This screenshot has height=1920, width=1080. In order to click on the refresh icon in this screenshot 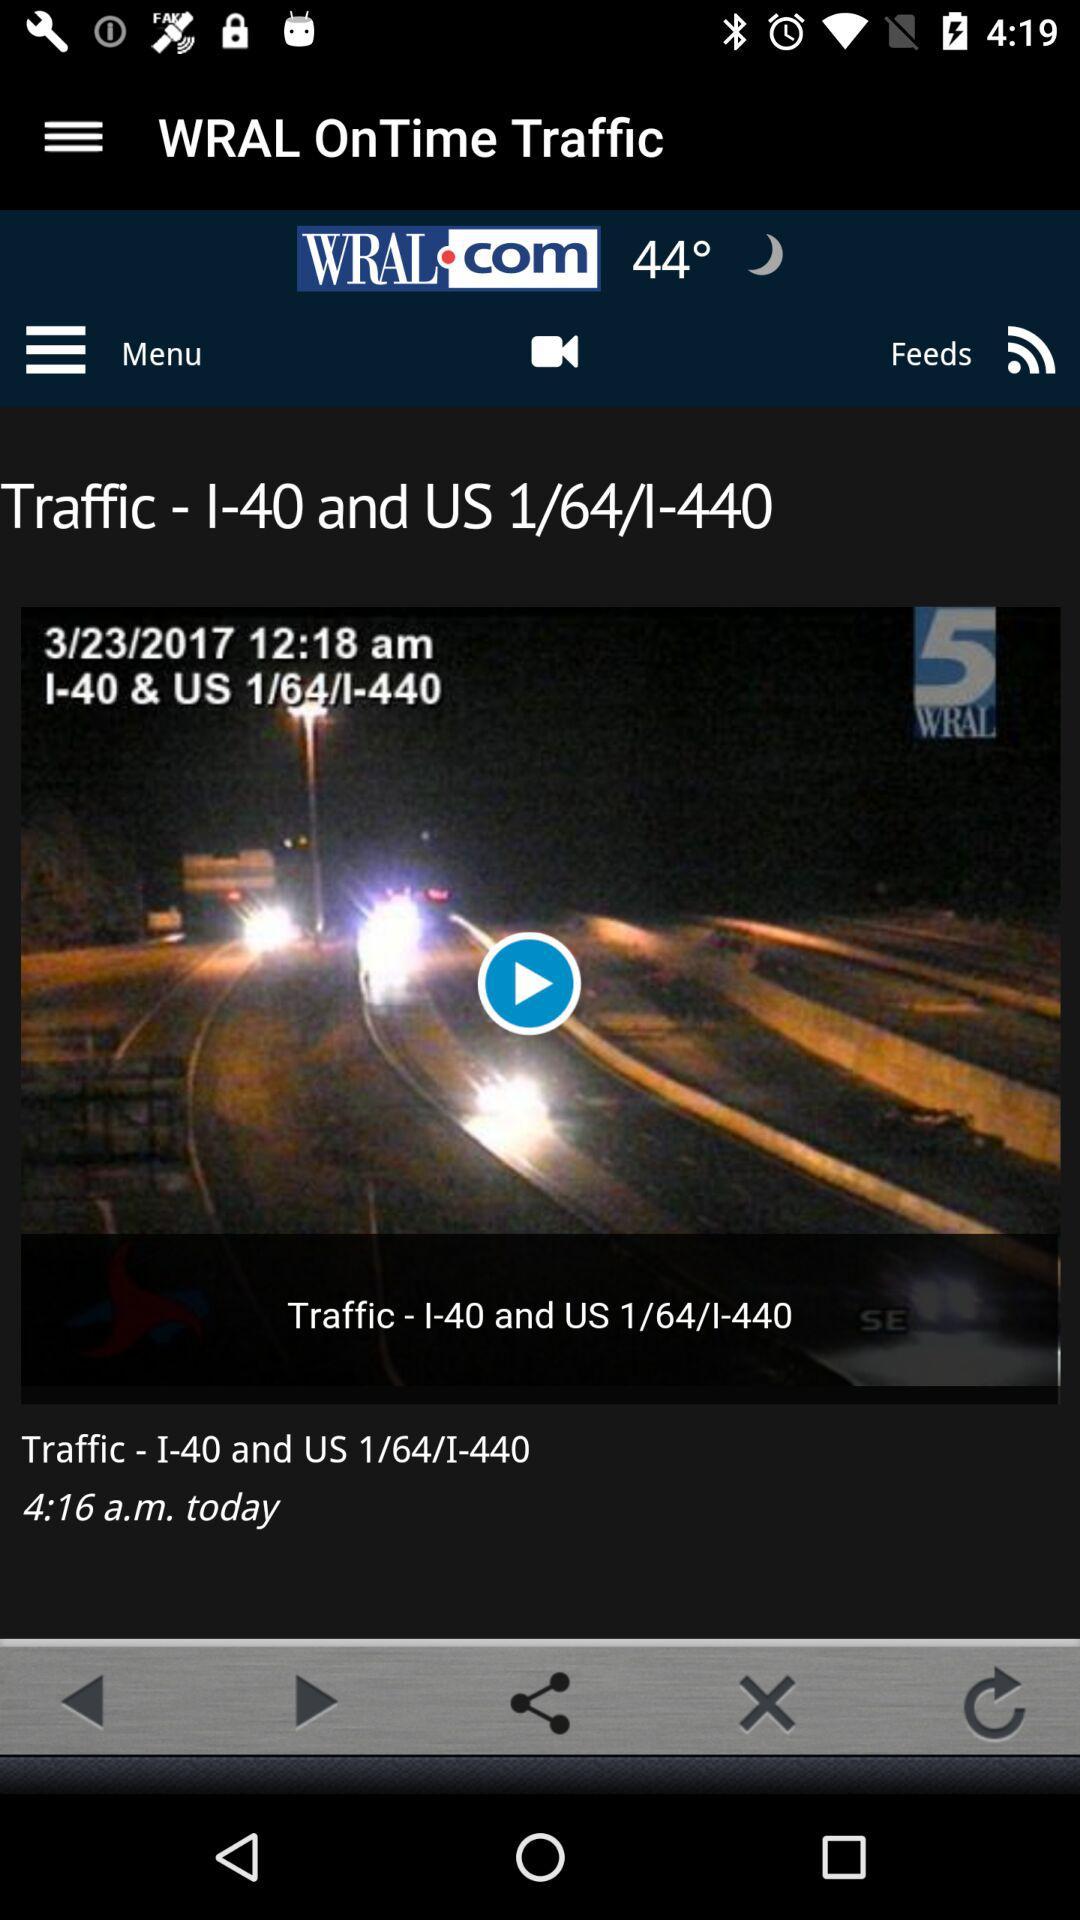, I will do `click(994, 1702)`.